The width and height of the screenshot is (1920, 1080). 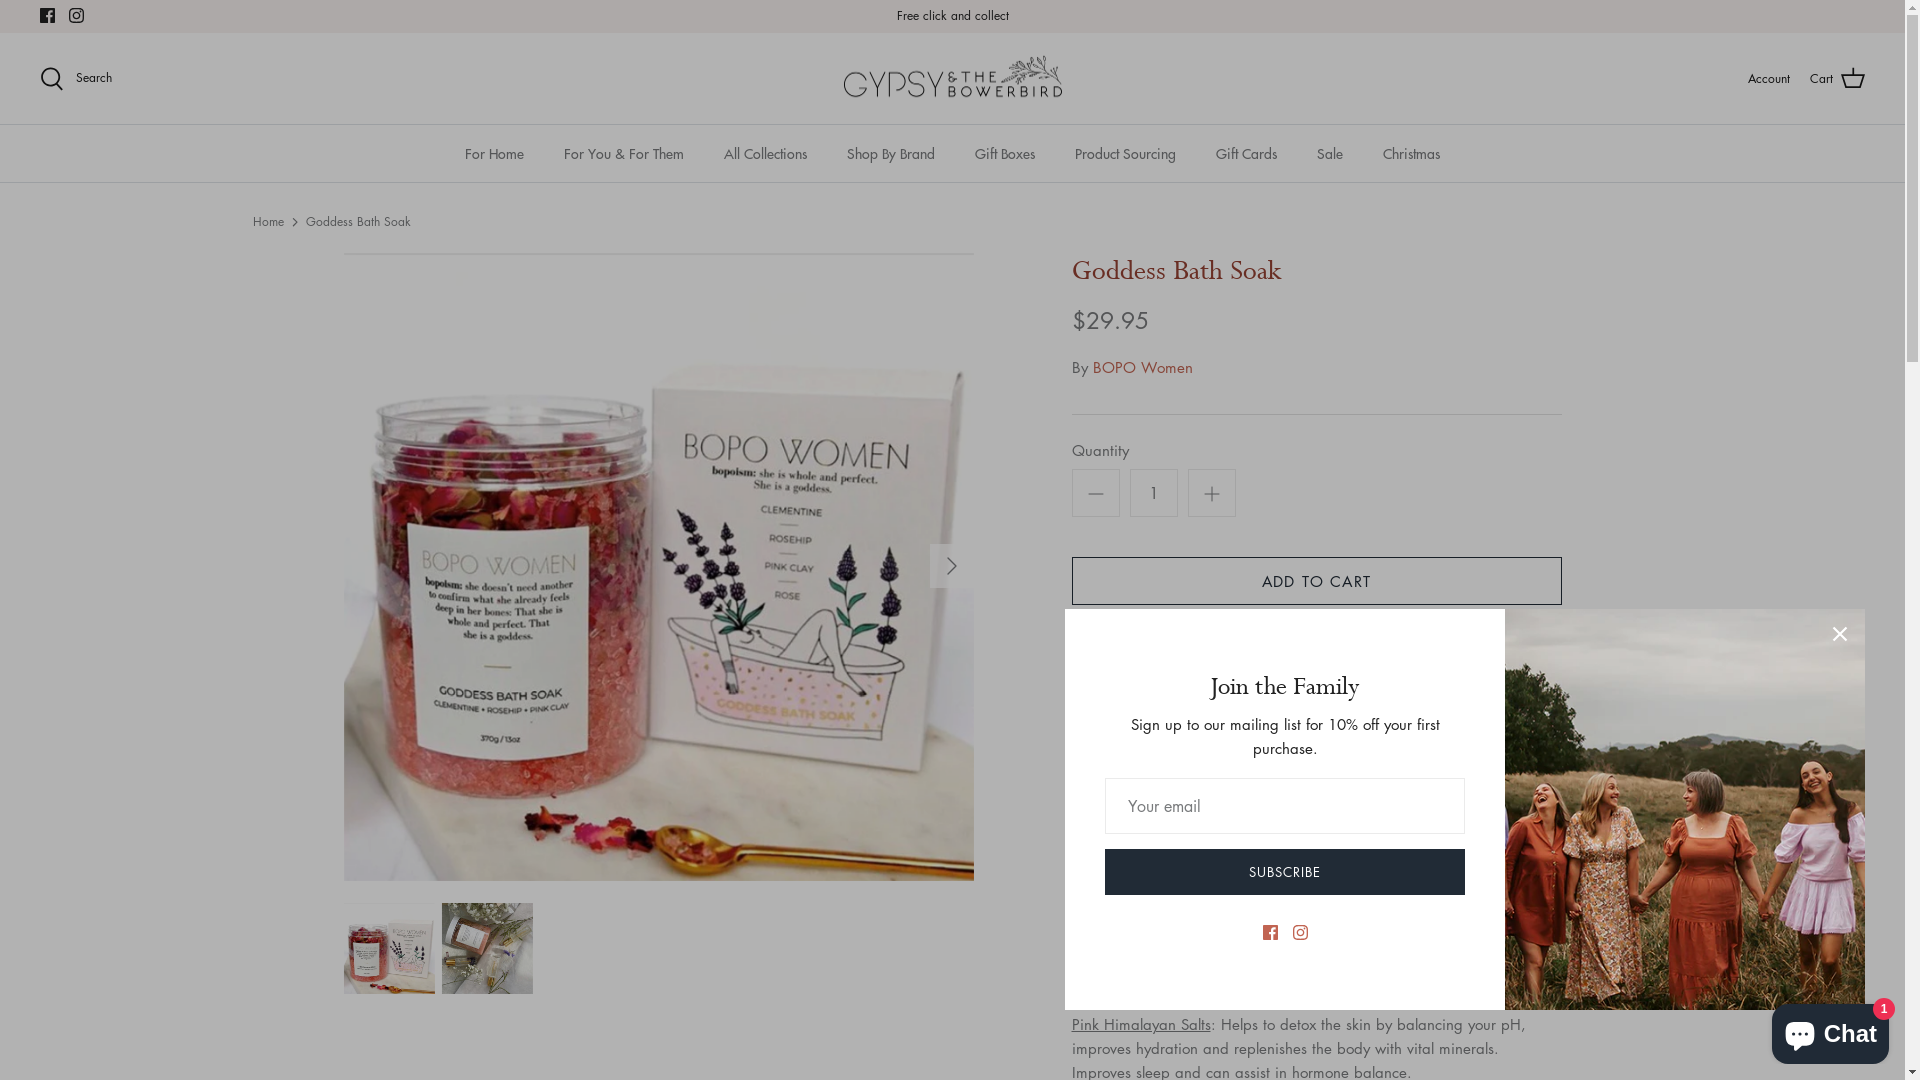 I want to click on 'Gift Cards', so click(x=1245, y=152).